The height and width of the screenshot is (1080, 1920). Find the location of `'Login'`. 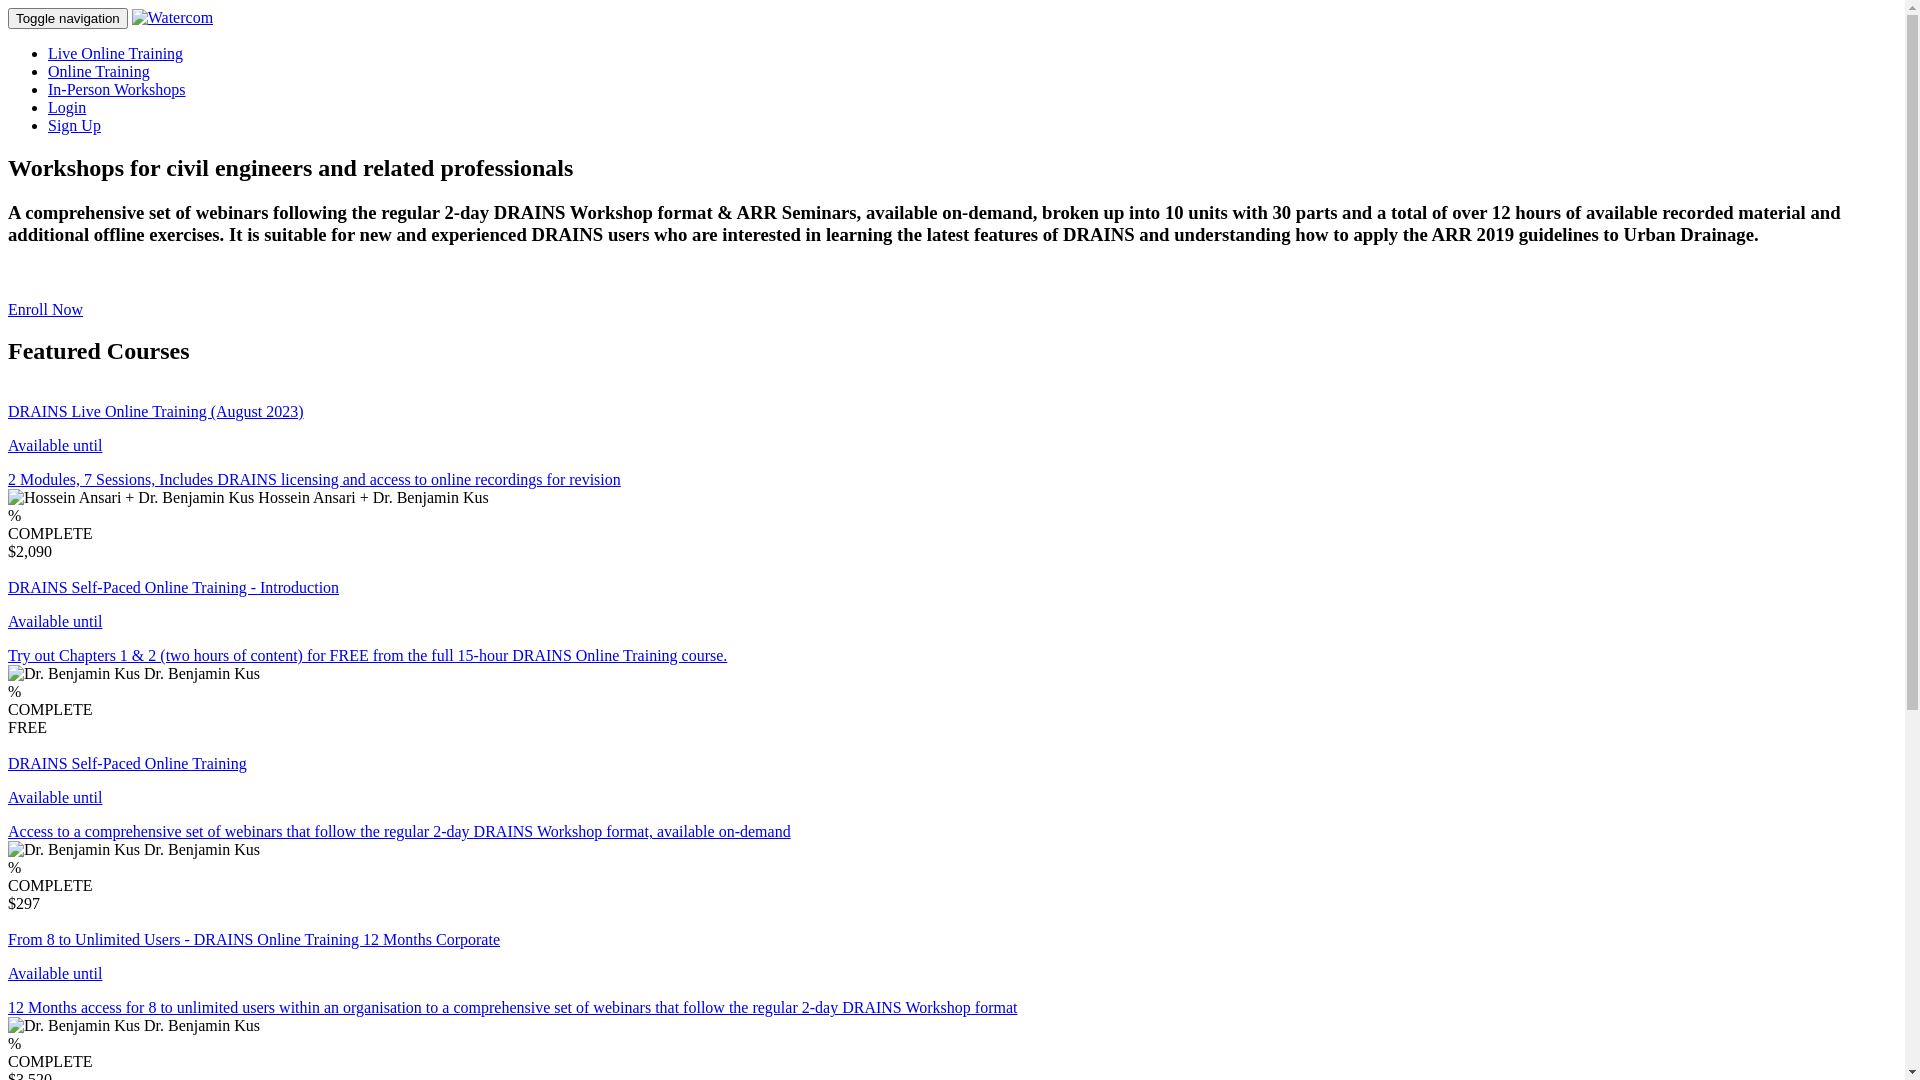

'Login' is located at coordinates (67, 107).